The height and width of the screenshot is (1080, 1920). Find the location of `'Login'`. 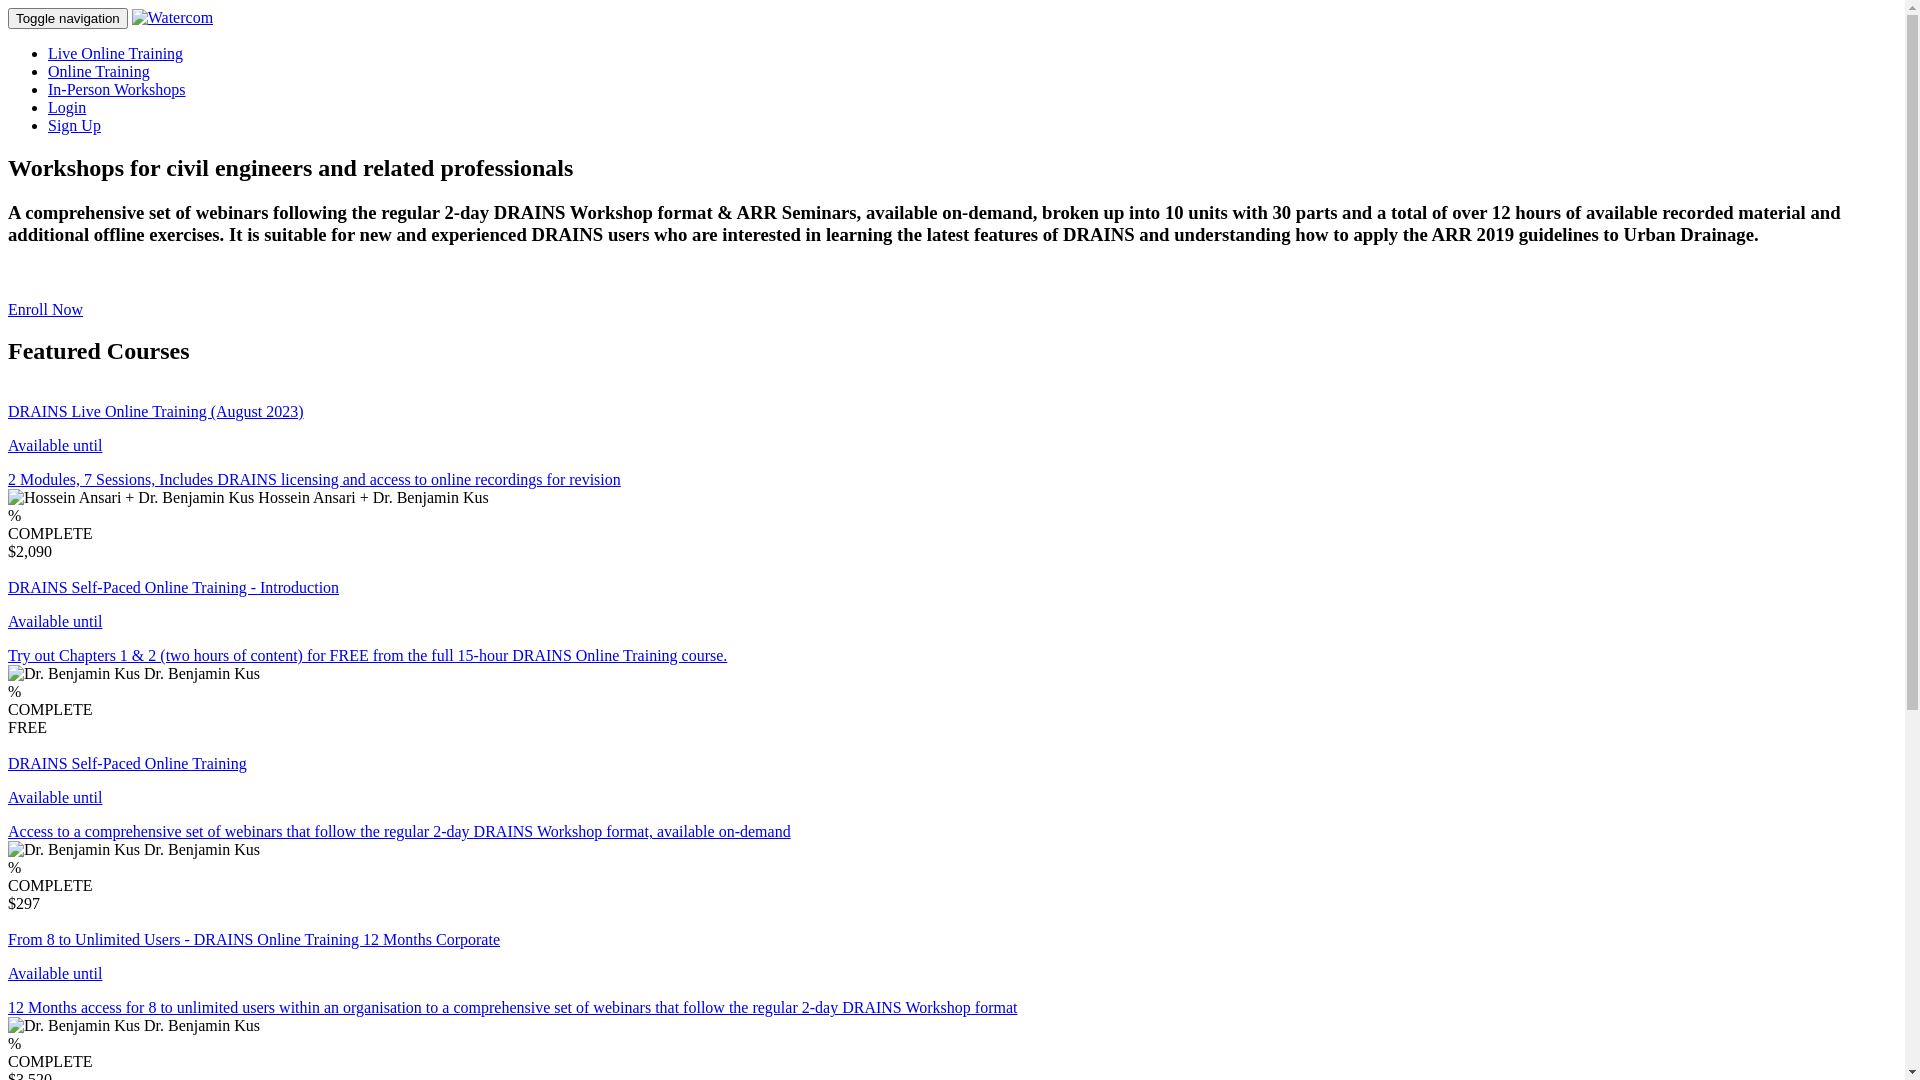

'Login' is located at coordinates (67, 107).